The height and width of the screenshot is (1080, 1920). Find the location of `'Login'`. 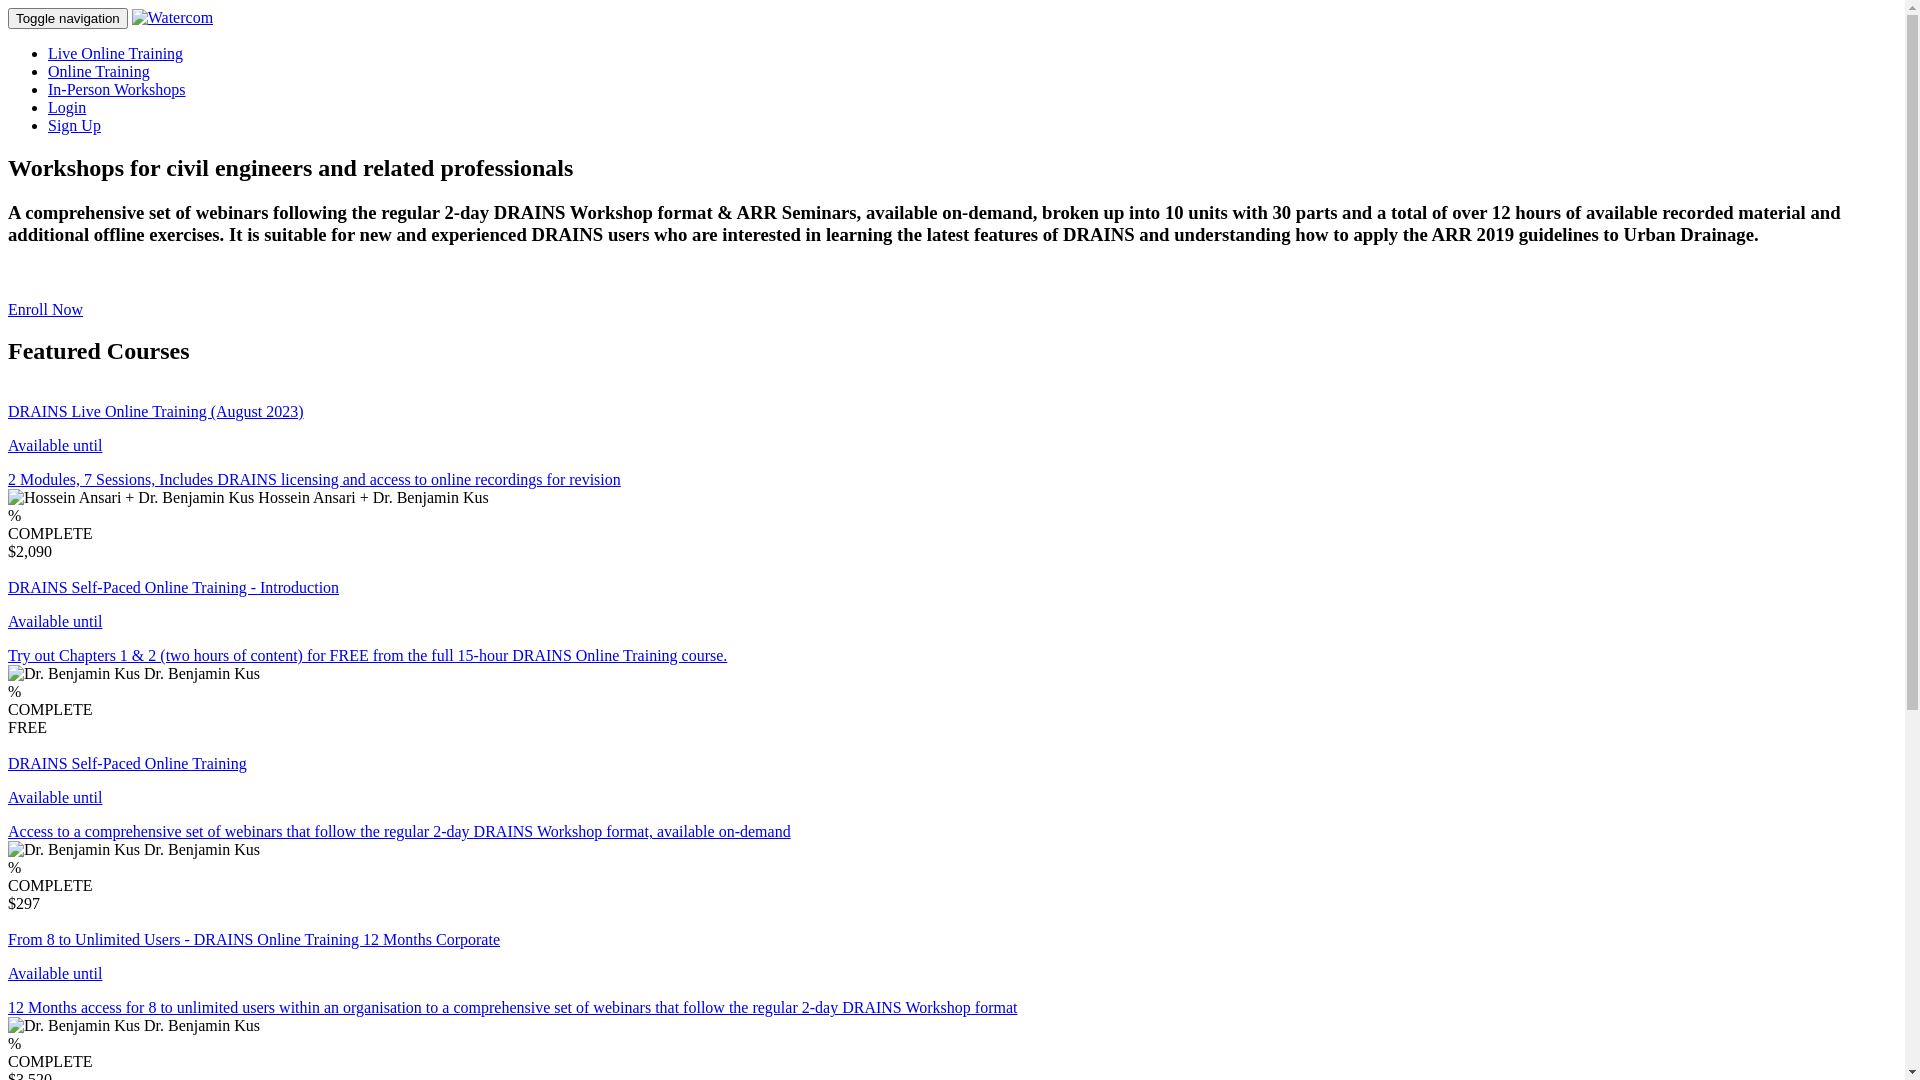

'Login' is located at coordinates (67, 107).